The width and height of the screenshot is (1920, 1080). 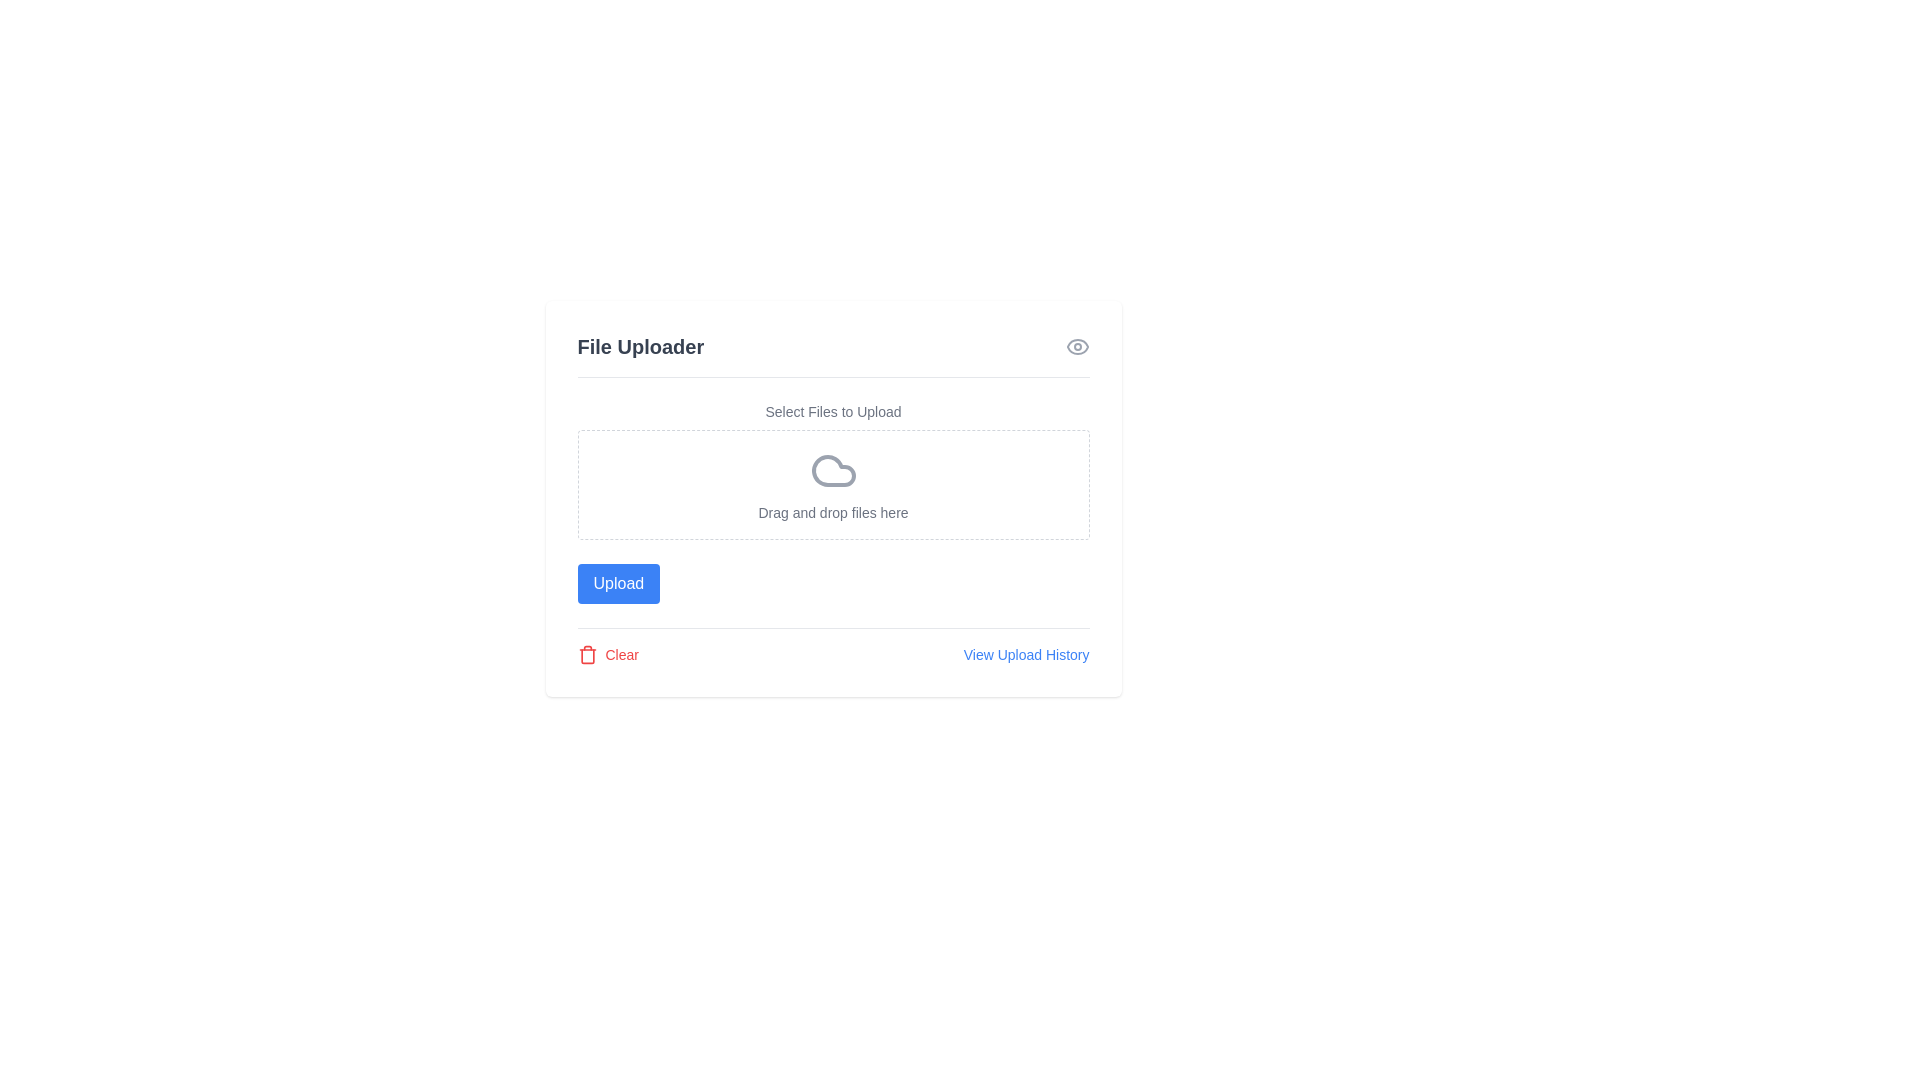 I want to click on the Trash Can icon, which represents delete functionality in the file uploader interface, located near the 'Clear' button, so click(x=586, y=656).